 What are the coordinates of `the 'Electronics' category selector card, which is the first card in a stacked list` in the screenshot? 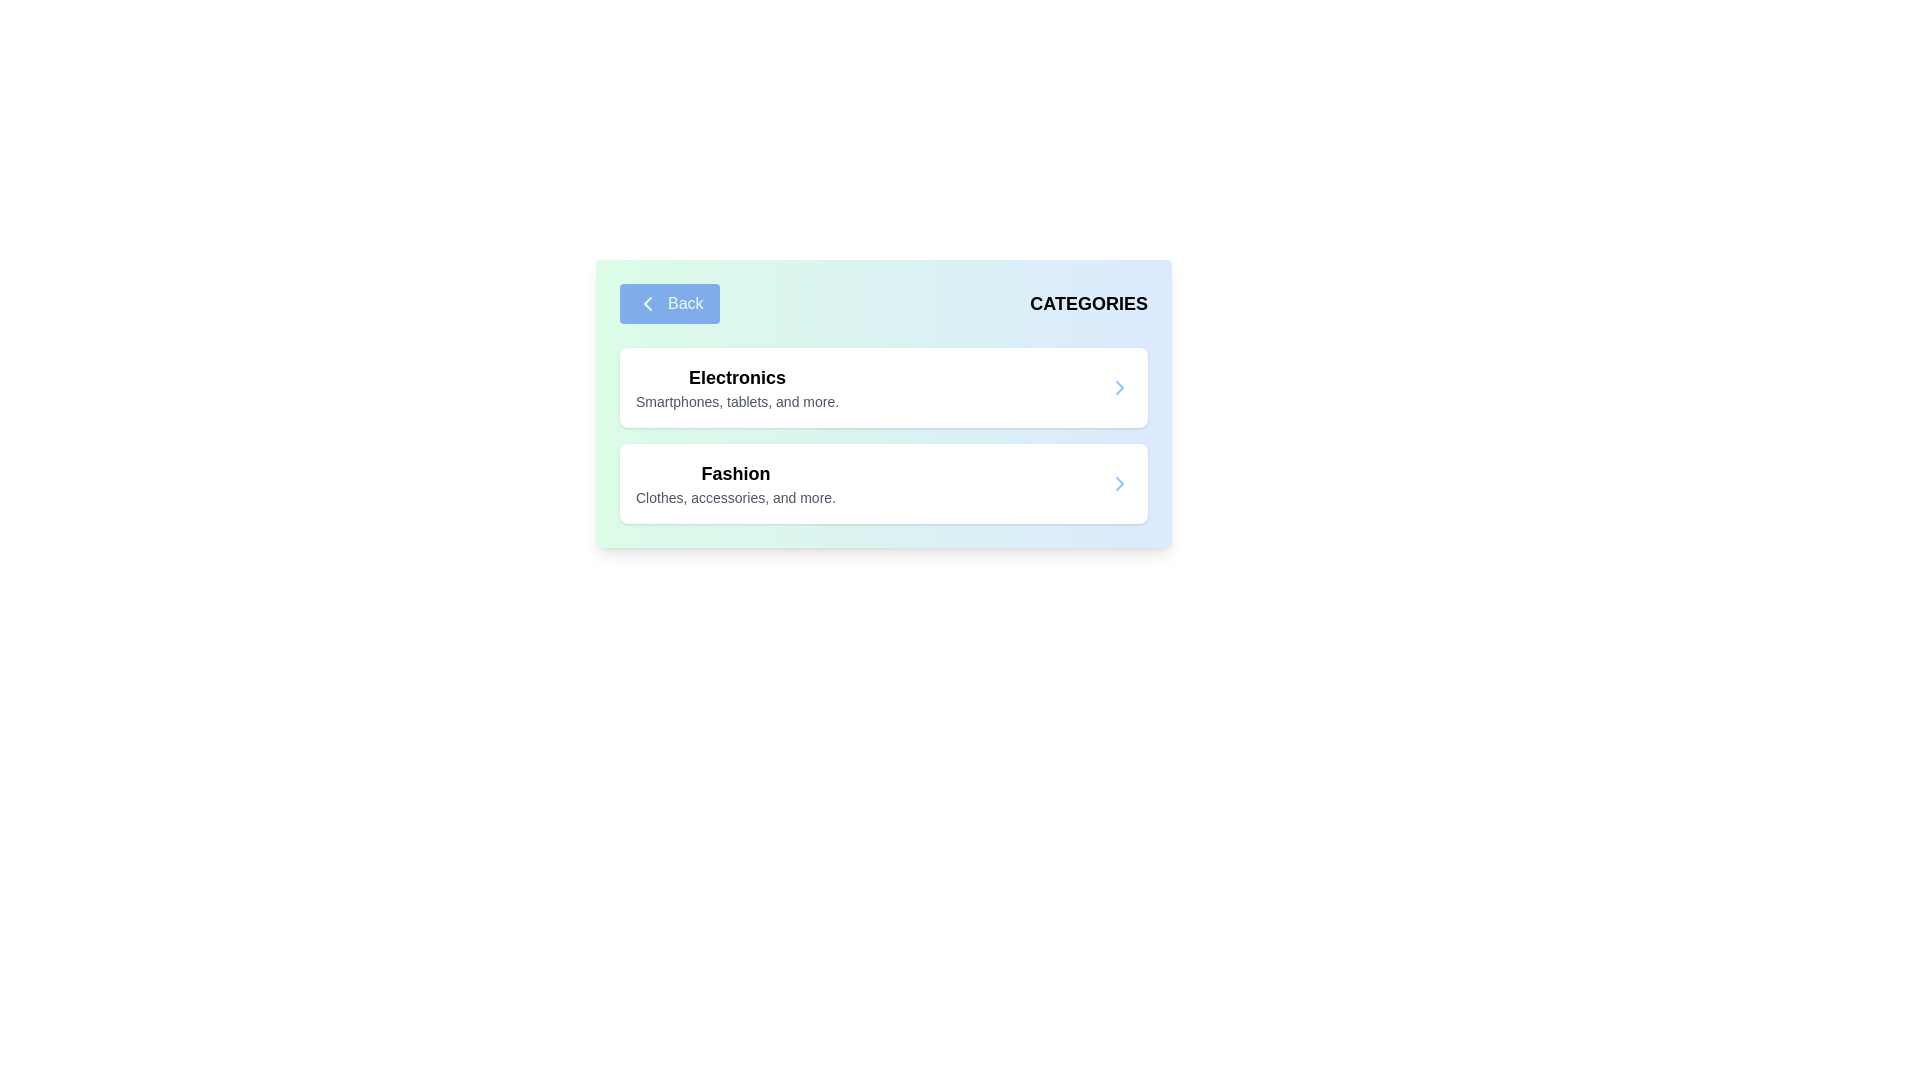 It's located at (882, 388).